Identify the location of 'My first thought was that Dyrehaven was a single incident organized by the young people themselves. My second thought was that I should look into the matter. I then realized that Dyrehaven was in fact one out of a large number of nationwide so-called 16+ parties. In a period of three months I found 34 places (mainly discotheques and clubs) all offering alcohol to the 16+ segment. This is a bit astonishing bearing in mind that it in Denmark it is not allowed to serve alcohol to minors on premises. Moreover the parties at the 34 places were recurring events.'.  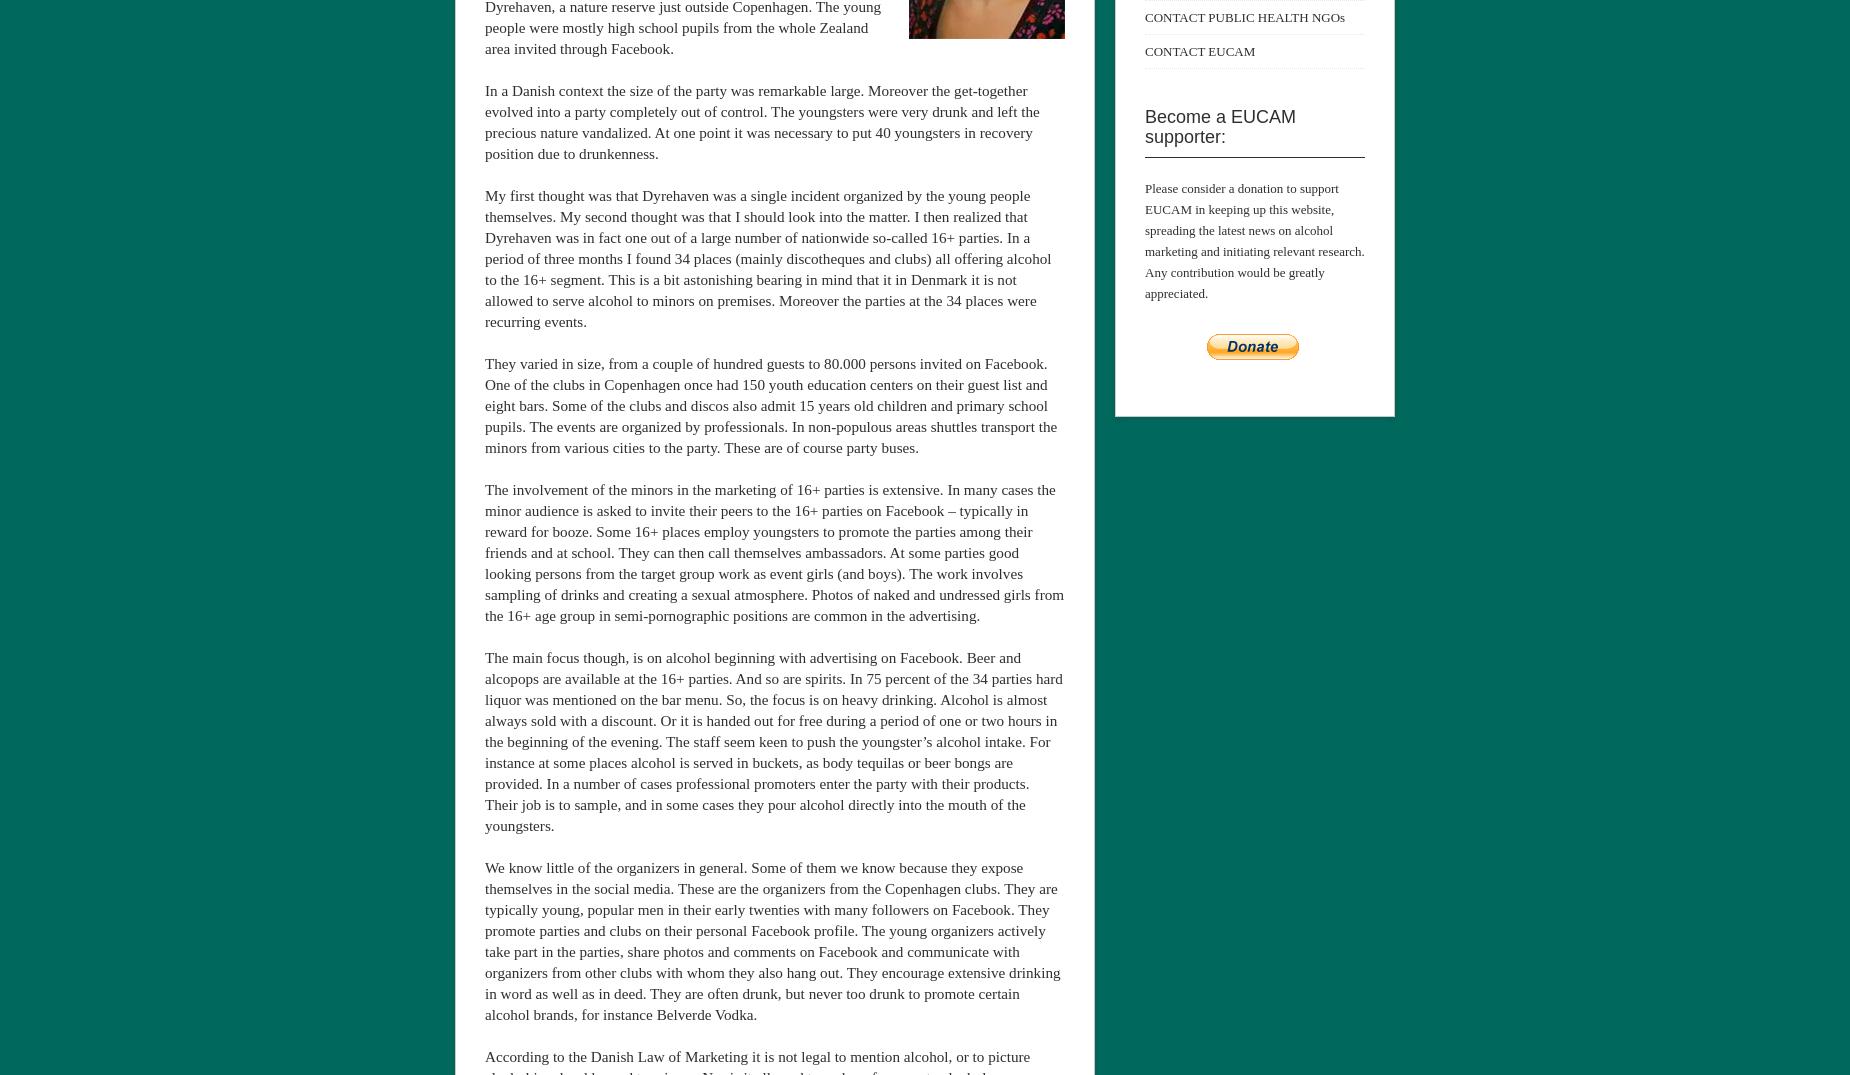
(767, 257).